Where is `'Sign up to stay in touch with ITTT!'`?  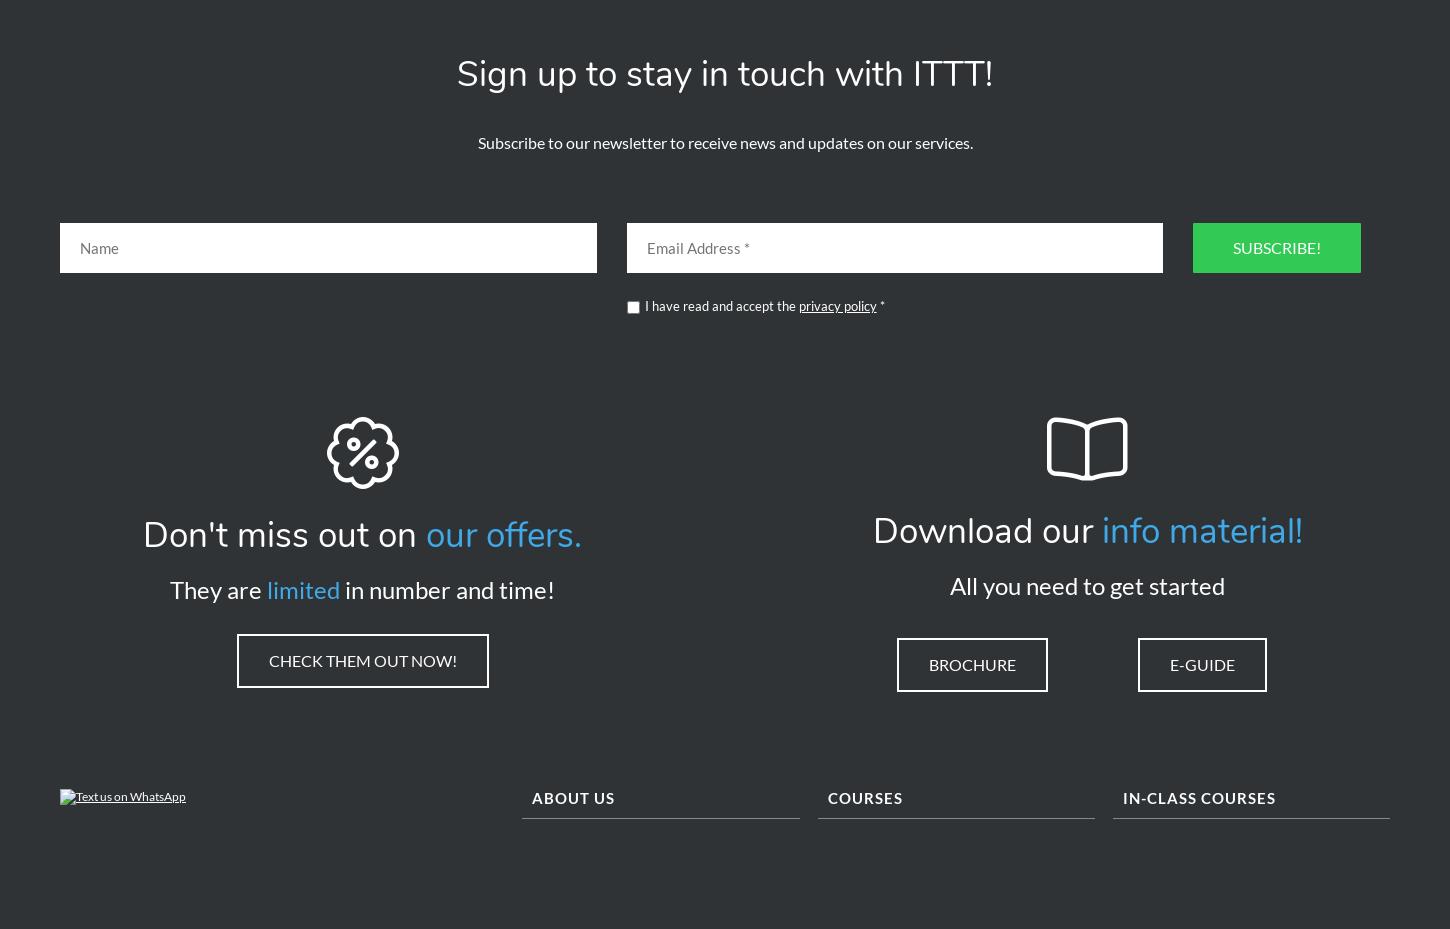
'Sign up to stay in touch with ITTT!' is located at coordinates (456, 81).